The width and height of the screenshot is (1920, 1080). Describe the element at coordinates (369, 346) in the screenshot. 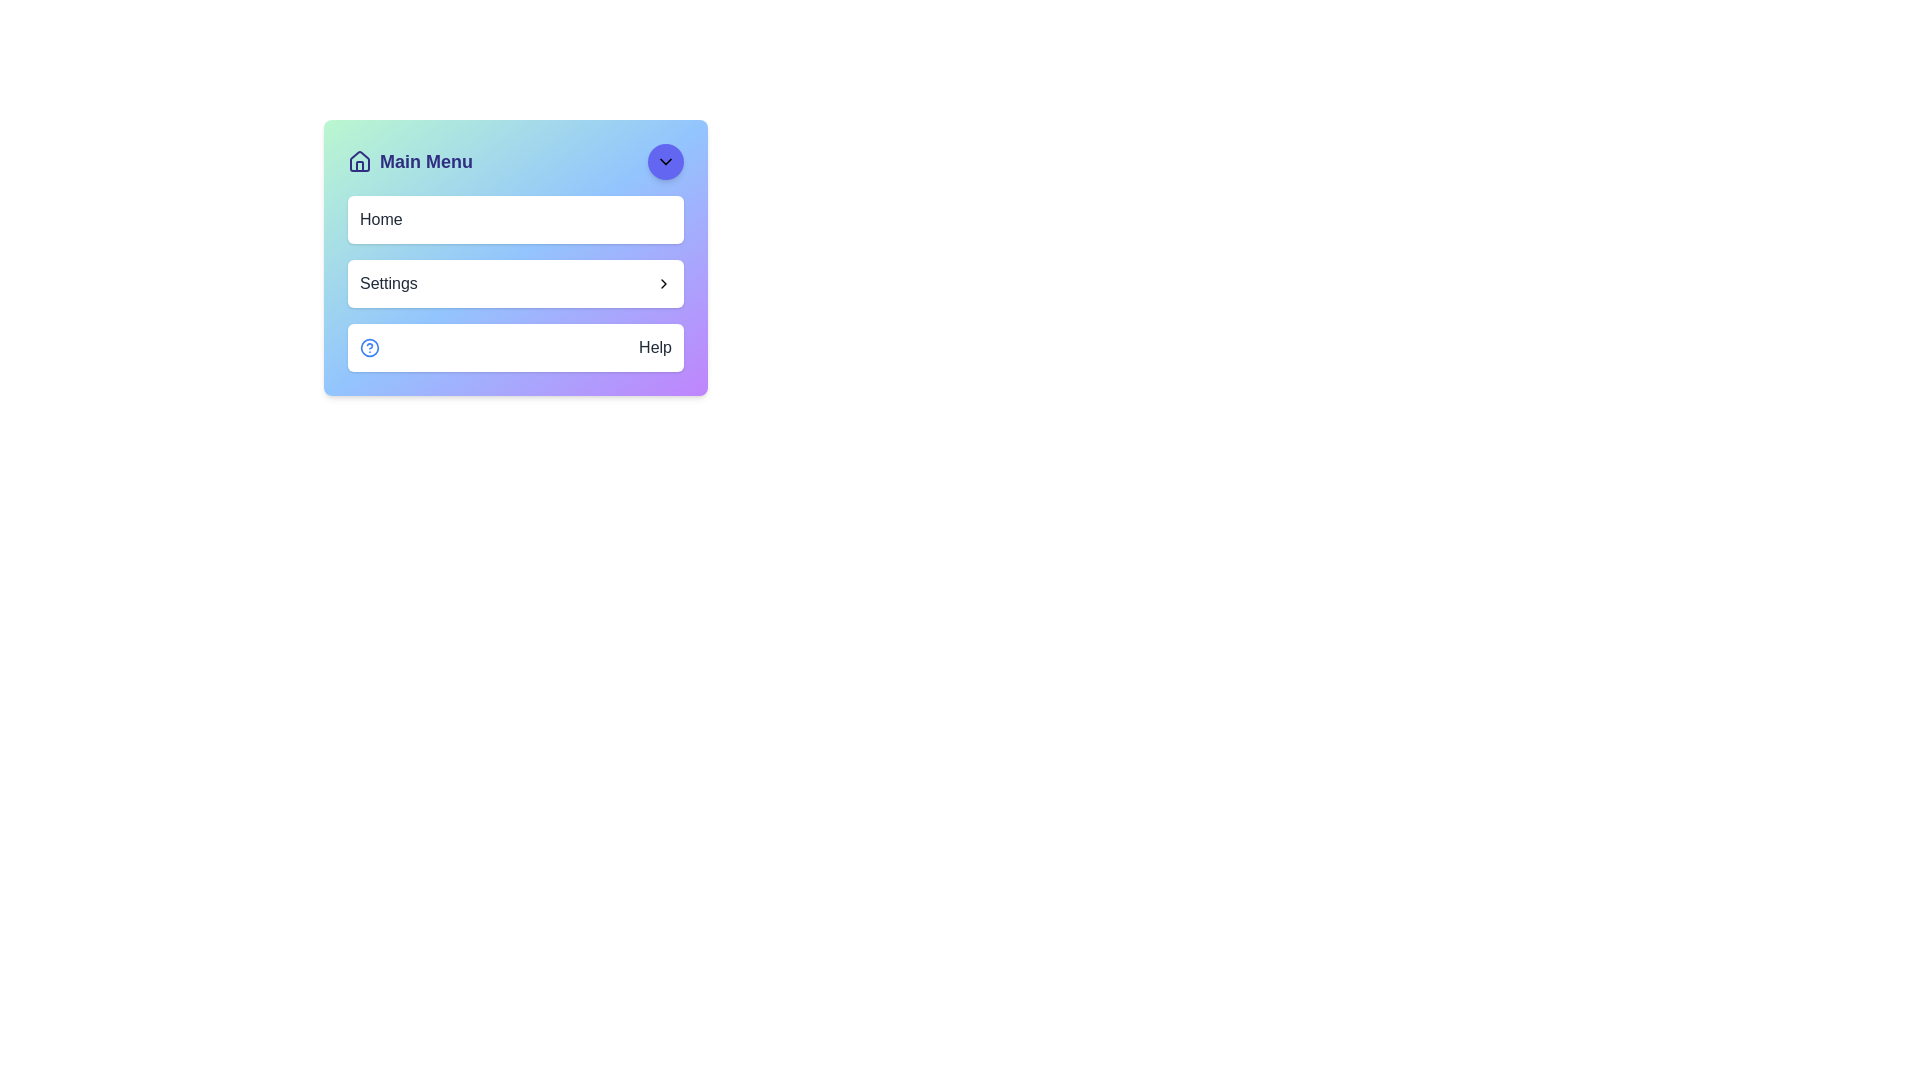

I see `the blue circular icon with a question mark inside, located to the left of the 'Help' text in the Help row of the menu-like card` at that location.